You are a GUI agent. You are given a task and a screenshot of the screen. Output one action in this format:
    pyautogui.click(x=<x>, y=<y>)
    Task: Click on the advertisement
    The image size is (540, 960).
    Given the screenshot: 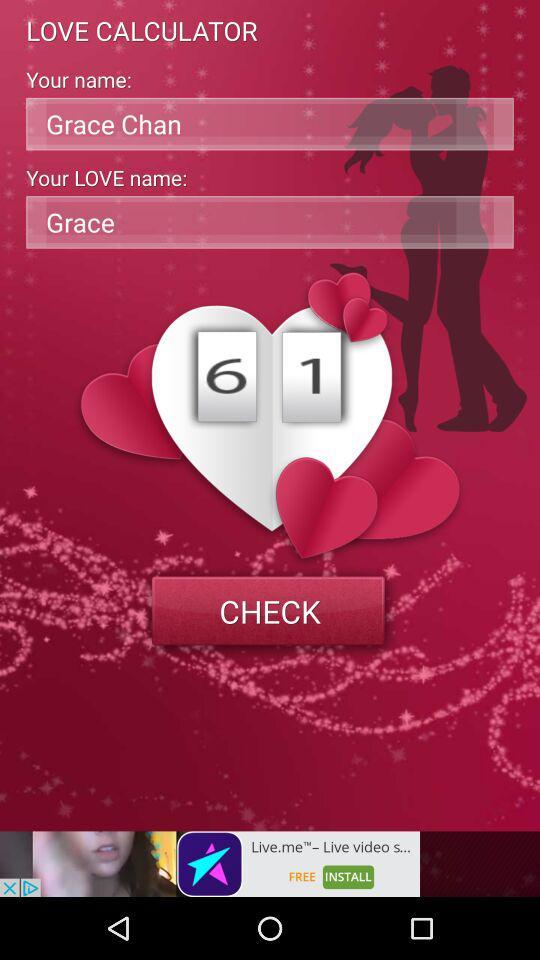 What is the action you would take?
    pyautogui.click(x=209, y=863)
    